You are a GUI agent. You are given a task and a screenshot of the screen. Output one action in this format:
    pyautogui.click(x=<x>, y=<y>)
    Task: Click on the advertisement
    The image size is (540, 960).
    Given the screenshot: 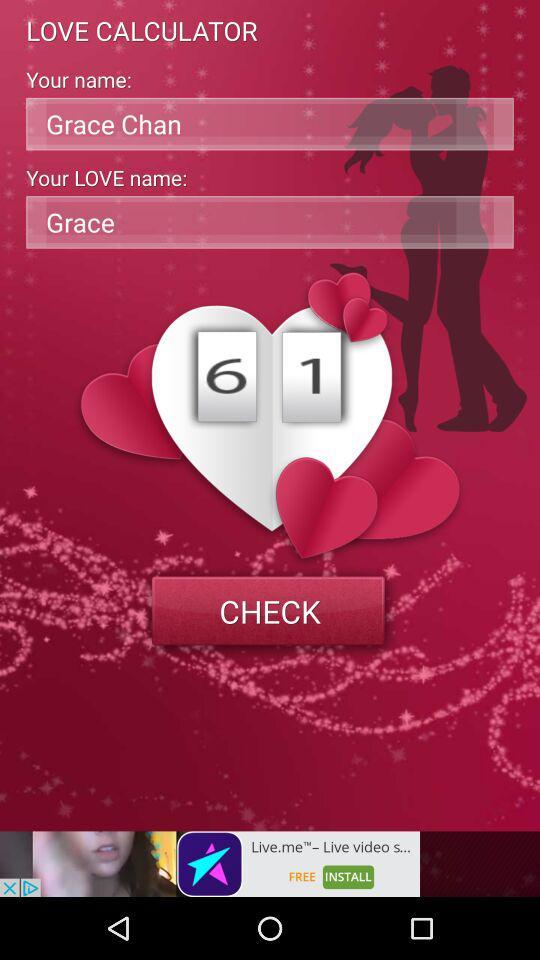 What is the action you would take?
    pyautogui.click(x=209, y=863)
    